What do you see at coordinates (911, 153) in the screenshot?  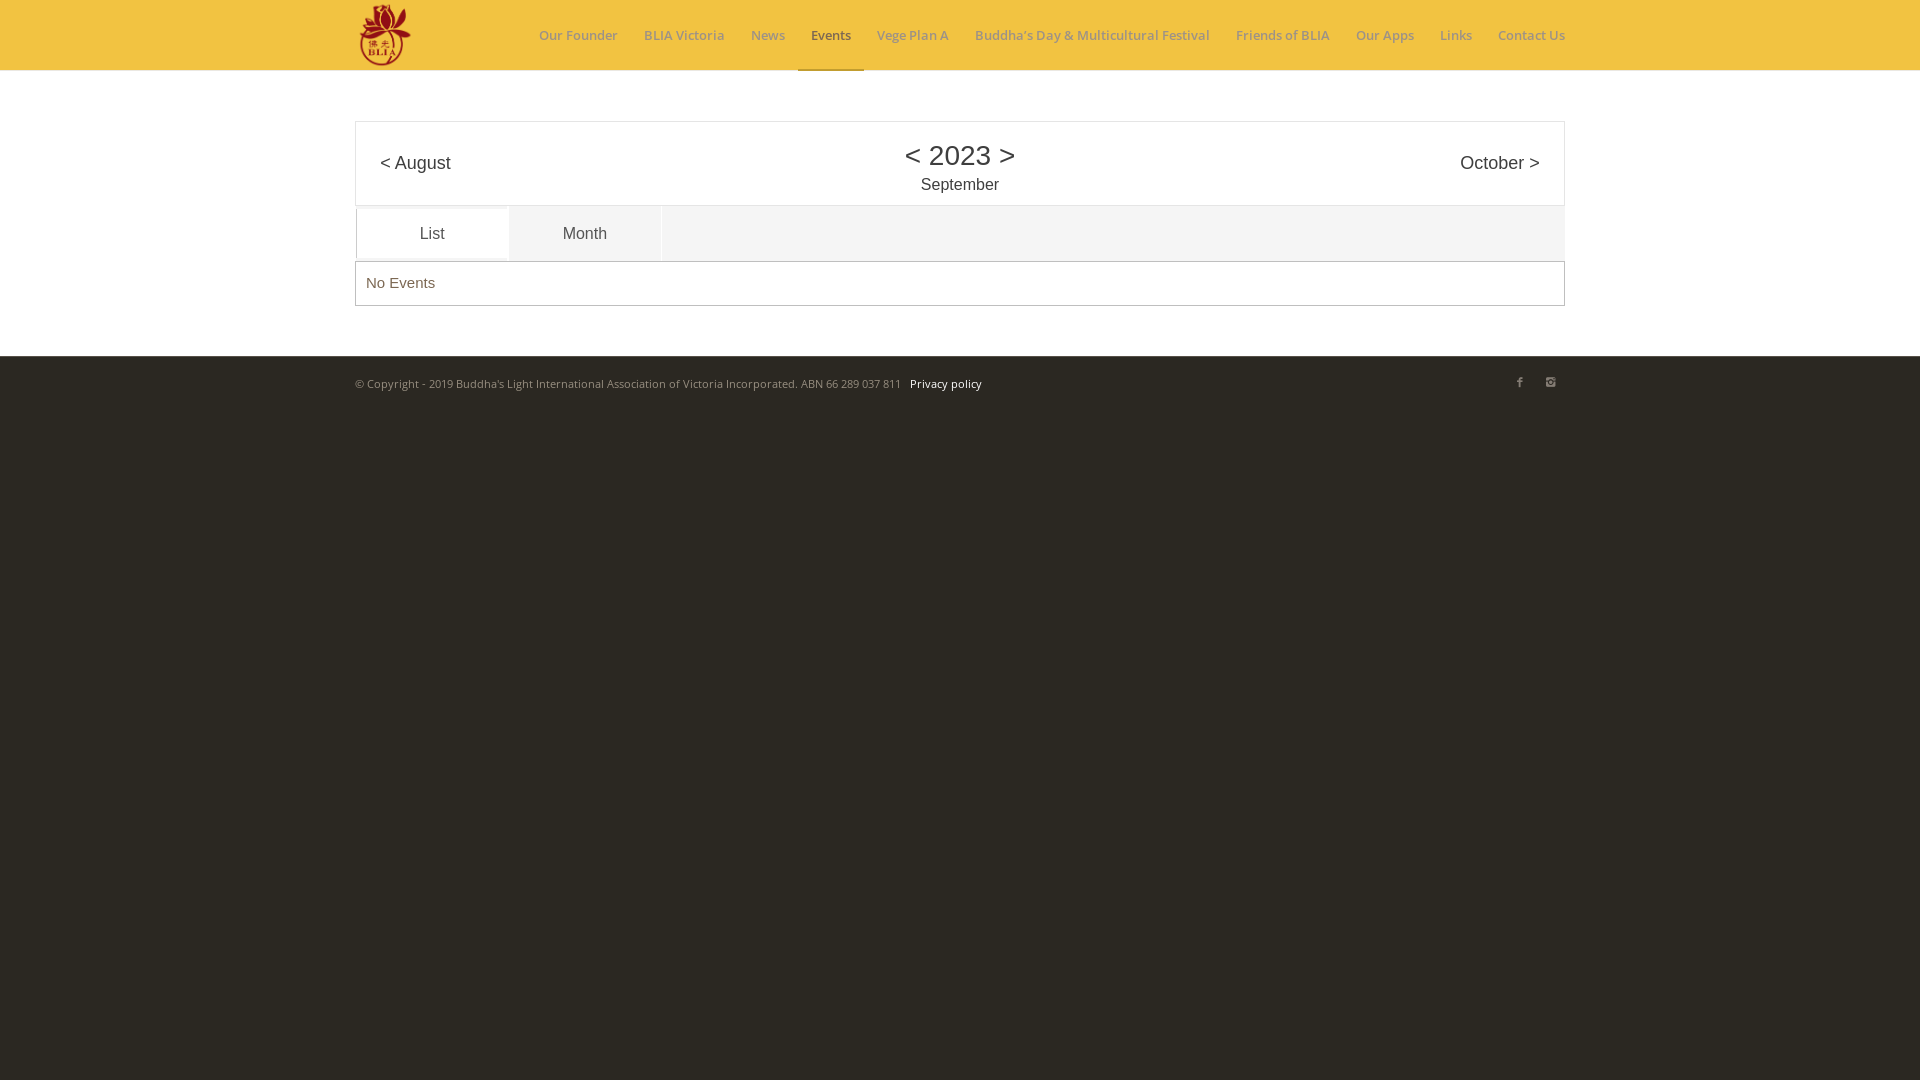 I see `'<'` at bounding box center [911, 153].